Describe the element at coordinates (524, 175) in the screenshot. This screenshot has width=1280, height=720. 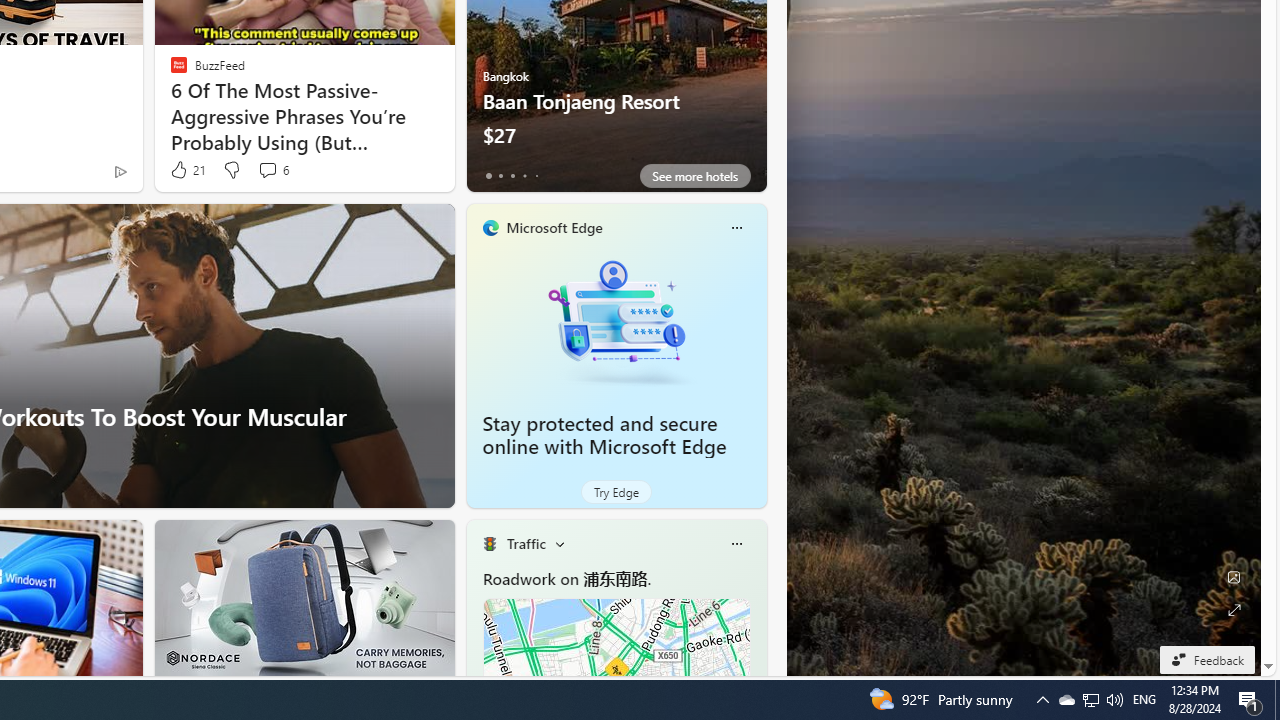
I see `'tab-3'` at that location.